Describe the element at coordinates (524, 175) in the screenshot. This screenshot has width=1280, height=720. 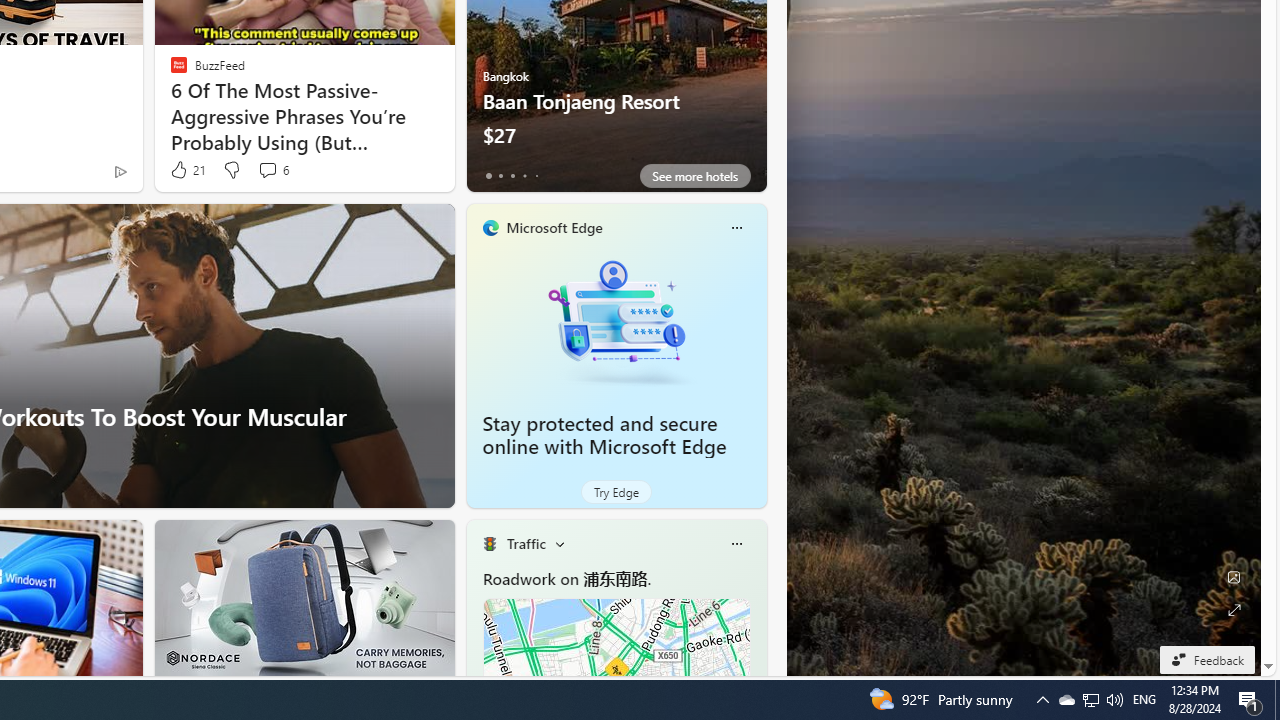
I see `'tab-3'` at that location.